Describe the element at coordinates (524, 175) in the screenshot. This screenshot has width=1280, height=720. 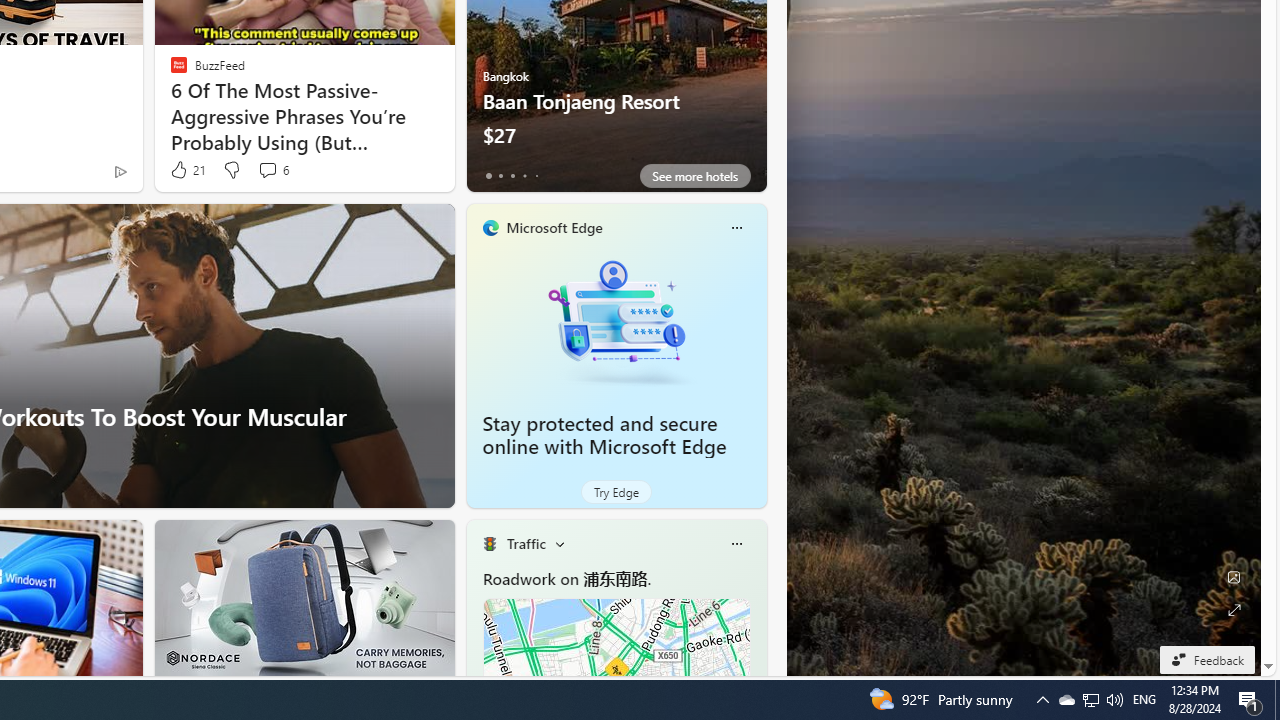
I see `'tab-3'` at that location.